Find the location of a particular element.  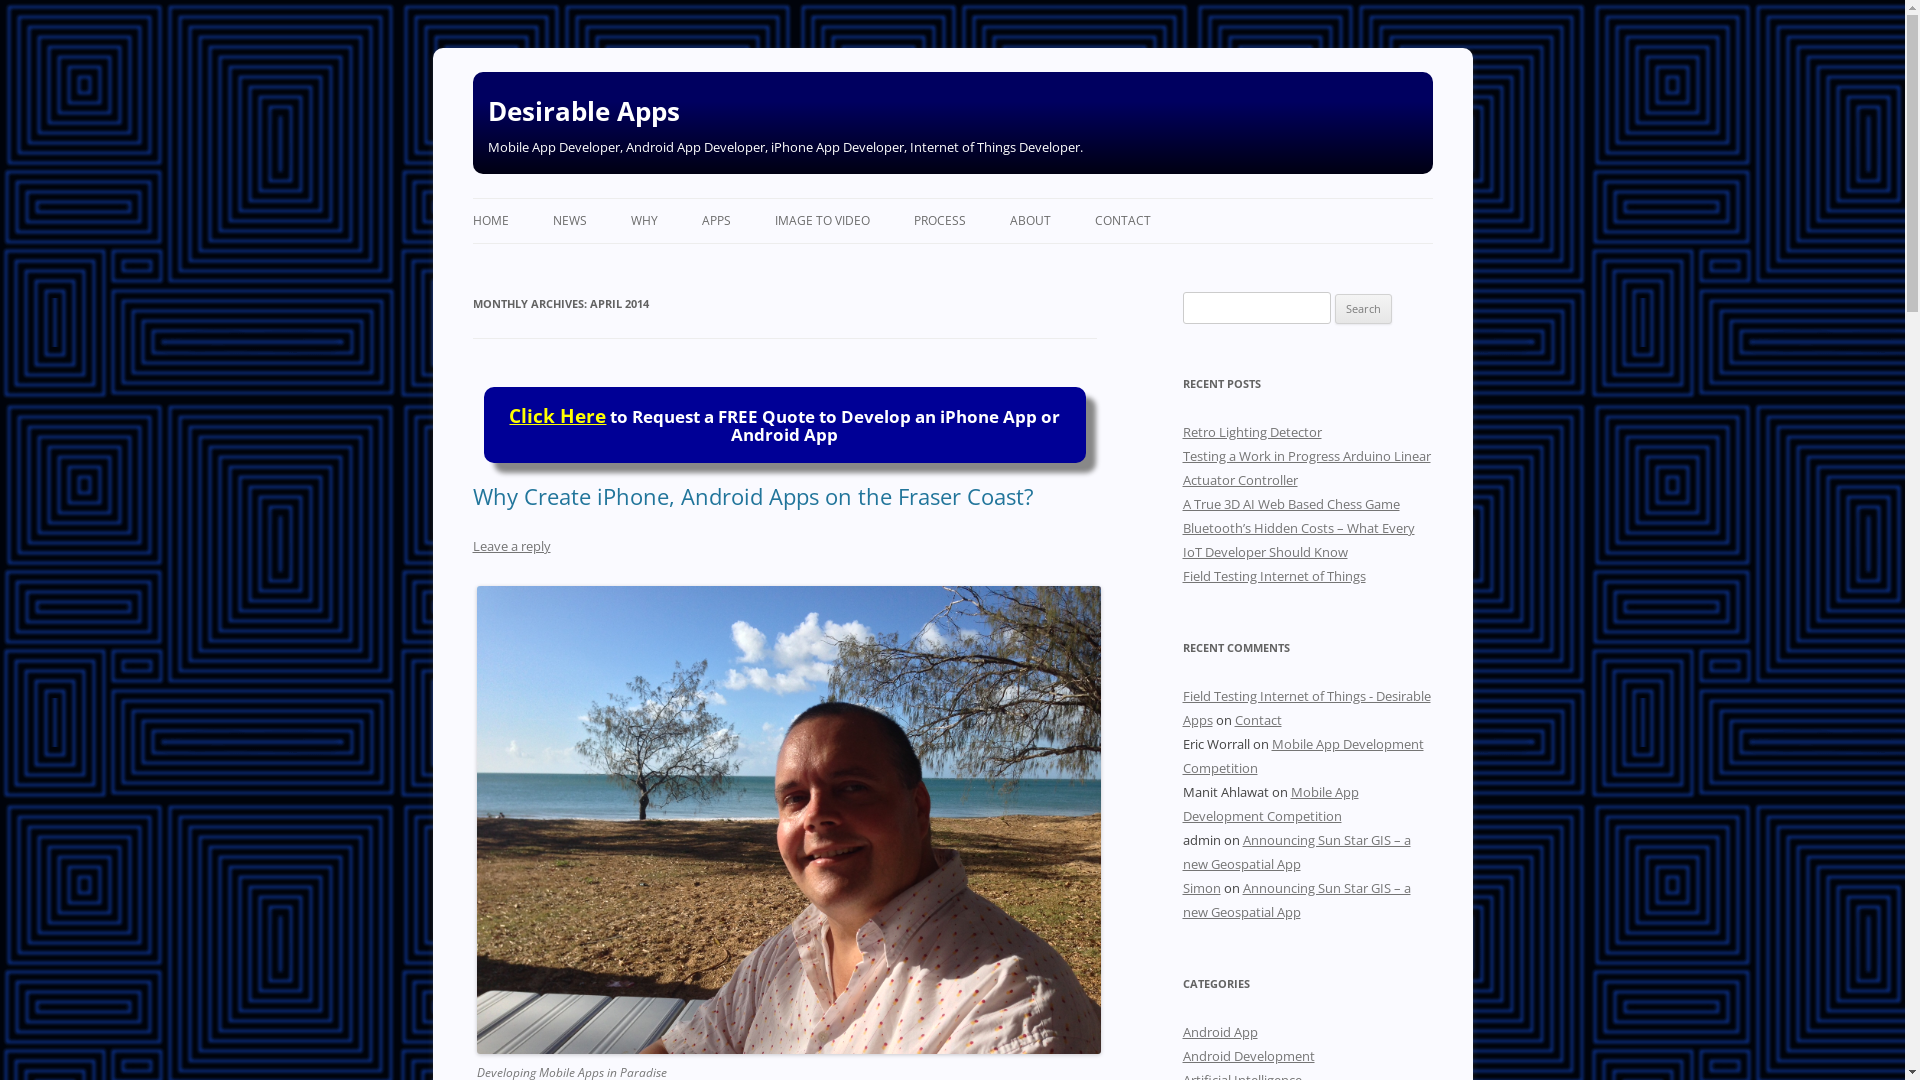

'Contact' is located at coordinates (1256, 720).